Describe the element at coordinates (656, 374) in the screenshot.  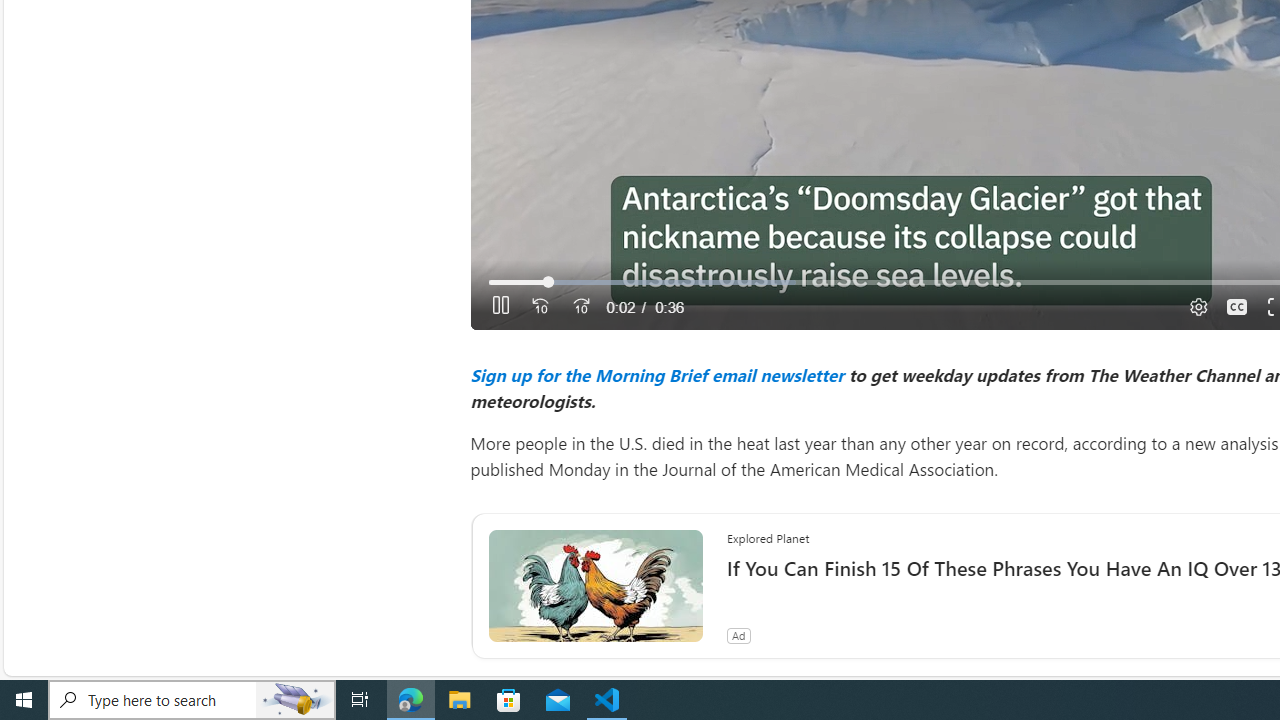
I see `'Sign up for the Morning Brief email newsletter'` at that location.